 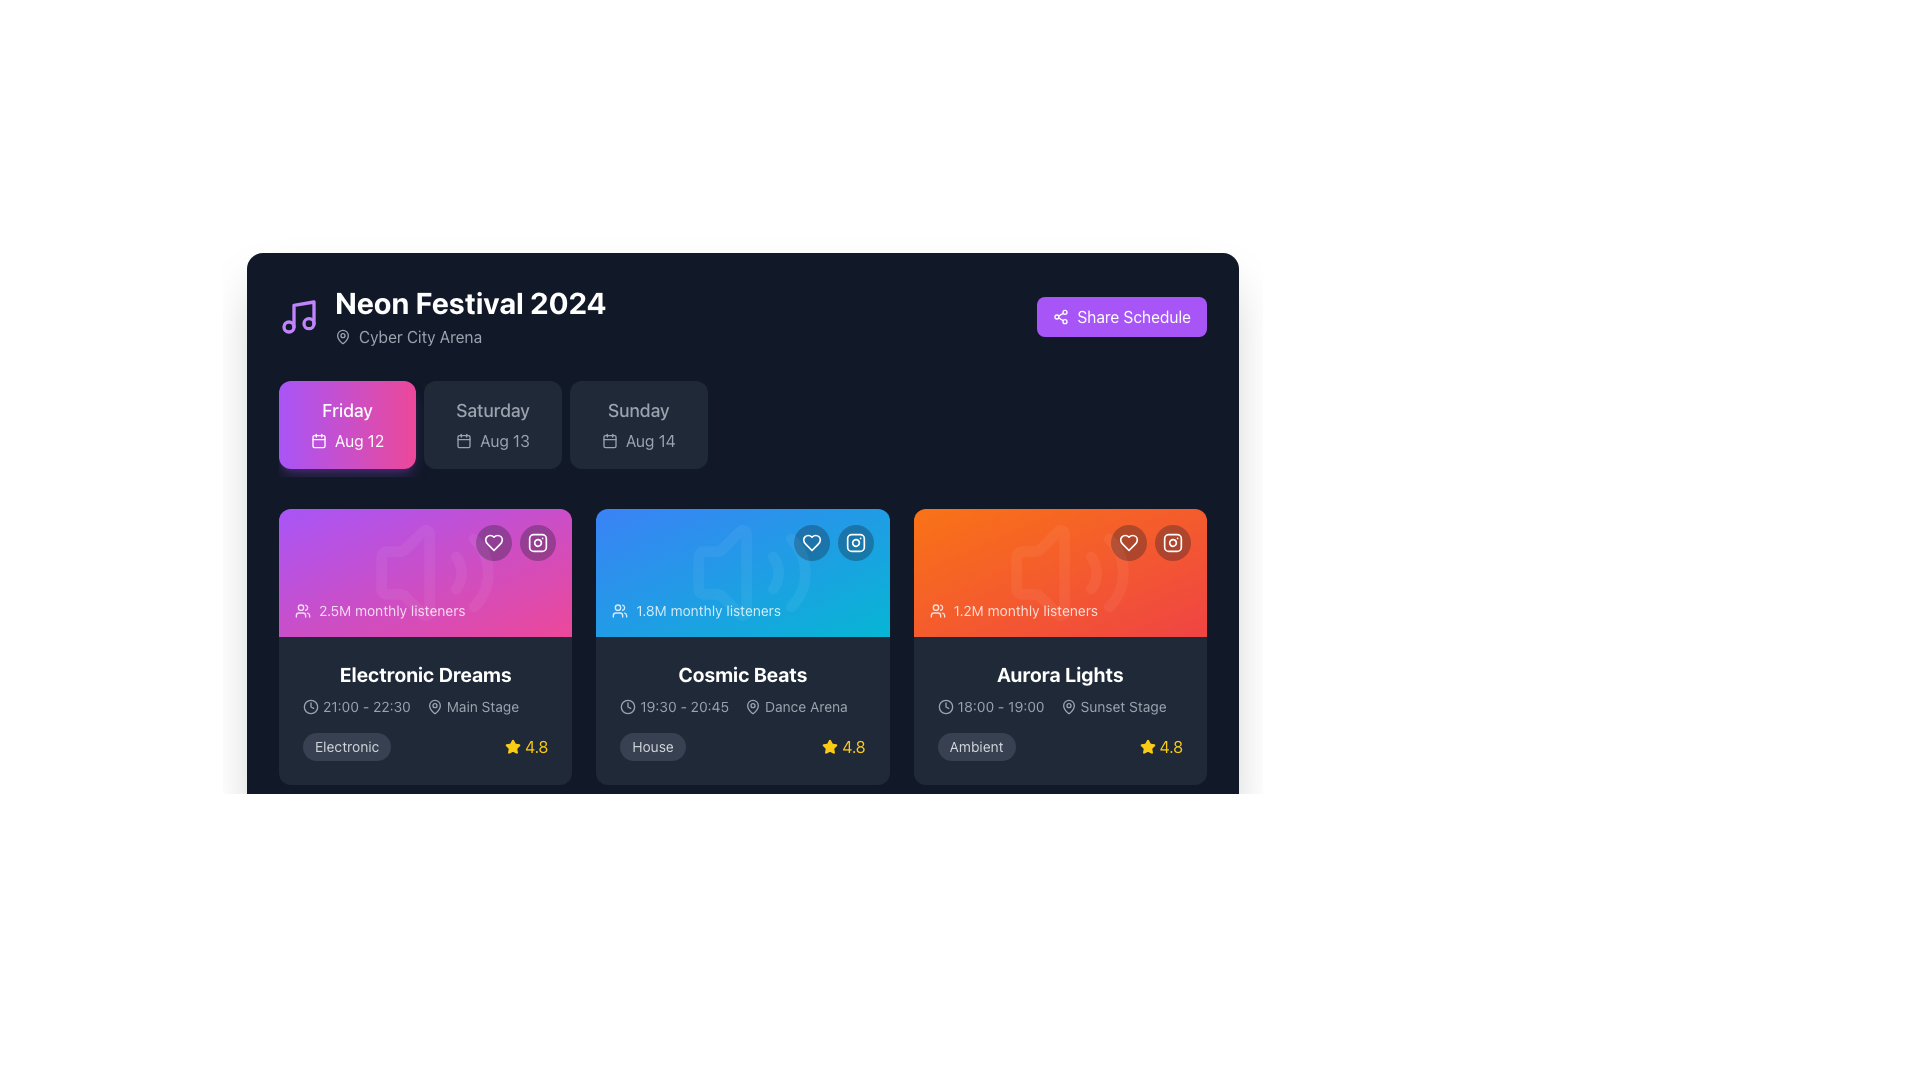 I want to click on the icon illustrating a group of people, so click(x=619, y=609).